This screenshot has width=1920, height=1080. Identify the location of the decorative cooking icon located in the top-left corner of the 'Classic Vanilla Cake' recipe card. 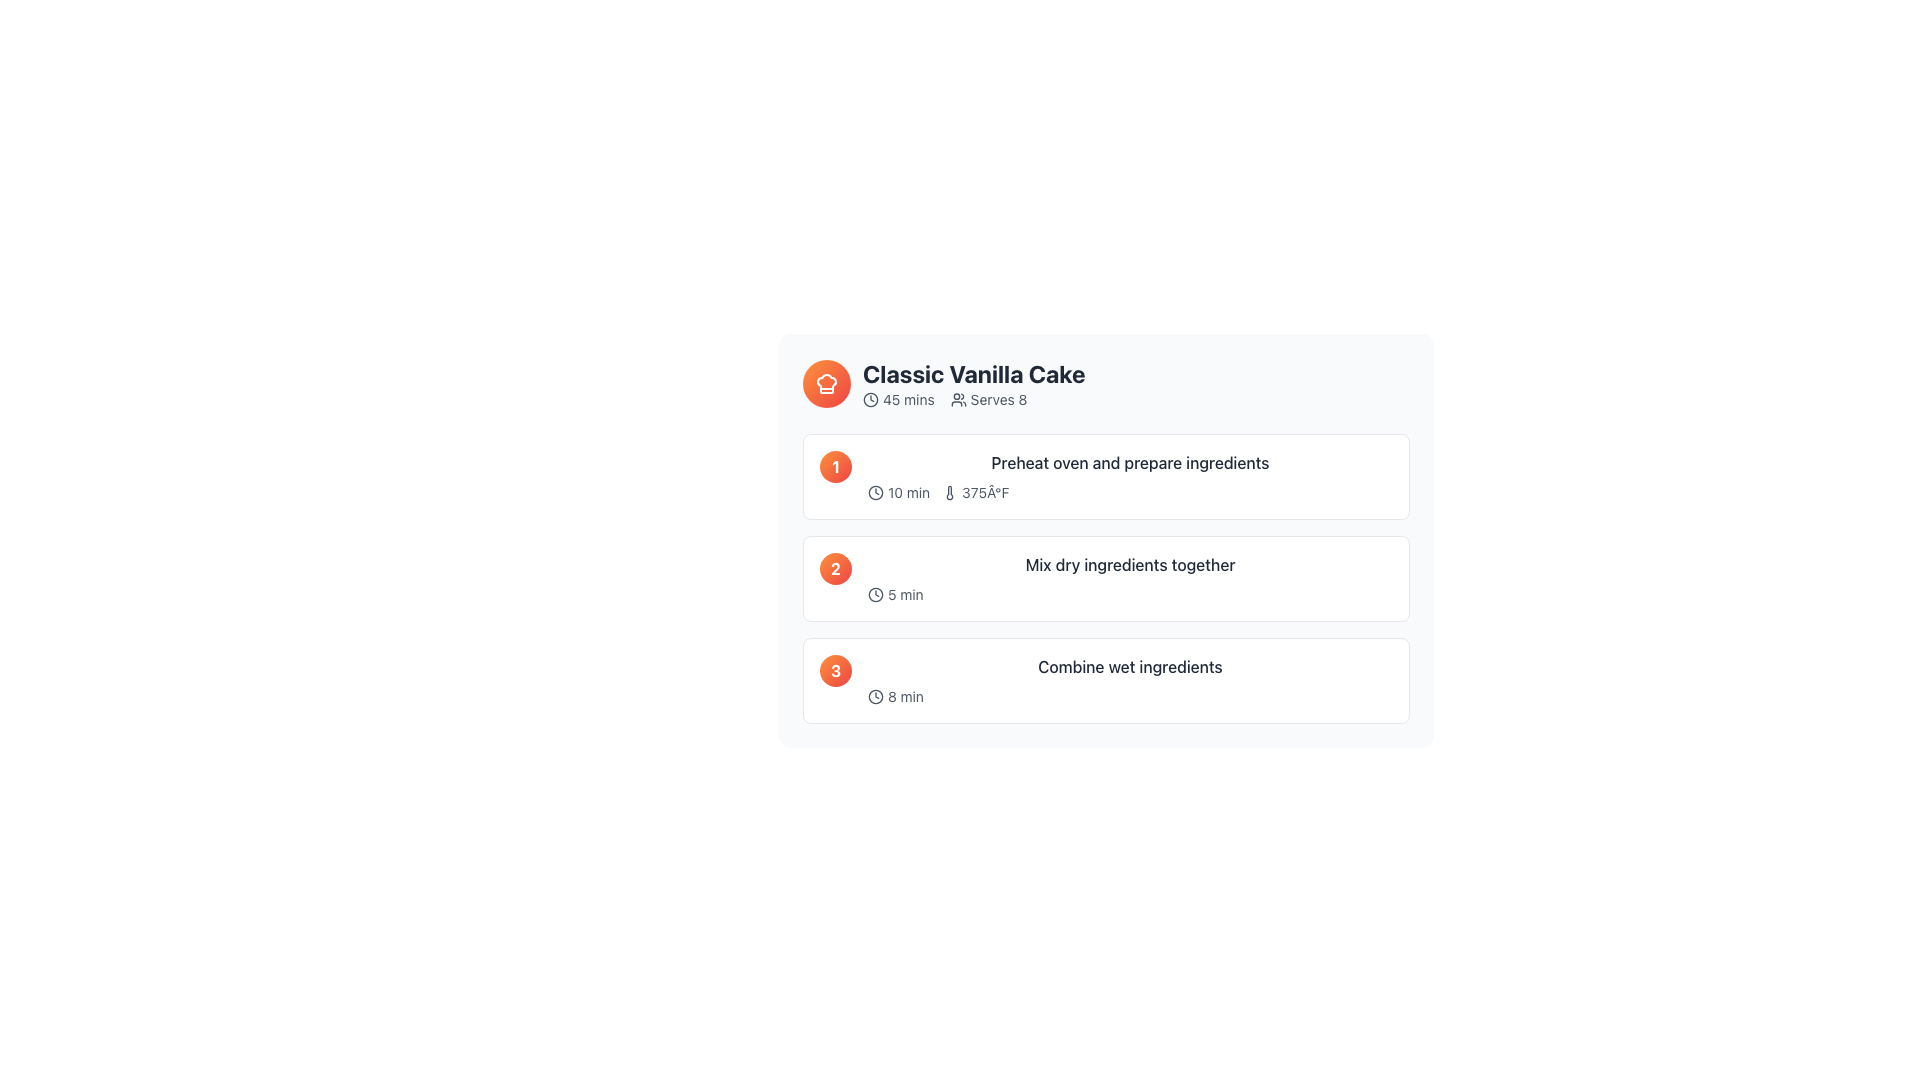
(826, 384).